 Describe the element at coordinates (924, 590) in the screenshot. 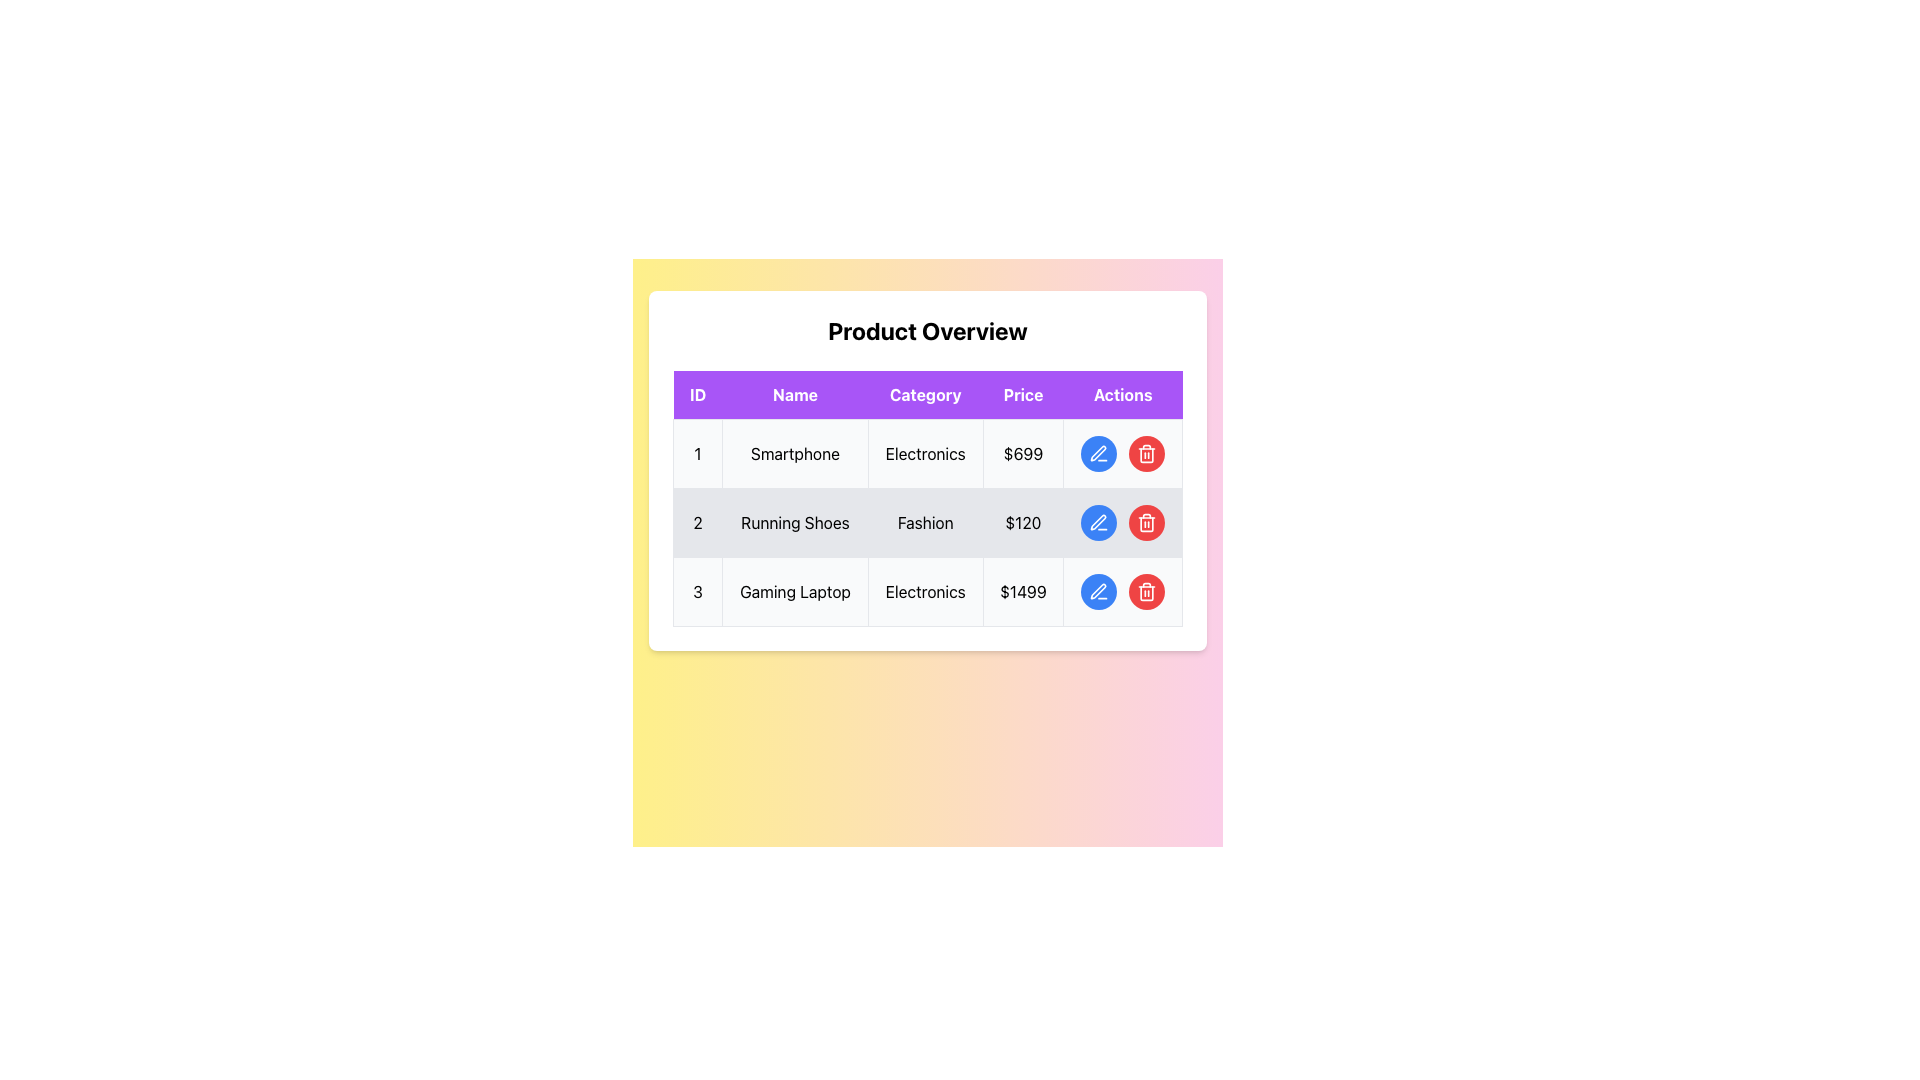

I see `the 'Electronics' text label in the 'Category' column of the third row of the table, which displays black text on a light background` at that location.